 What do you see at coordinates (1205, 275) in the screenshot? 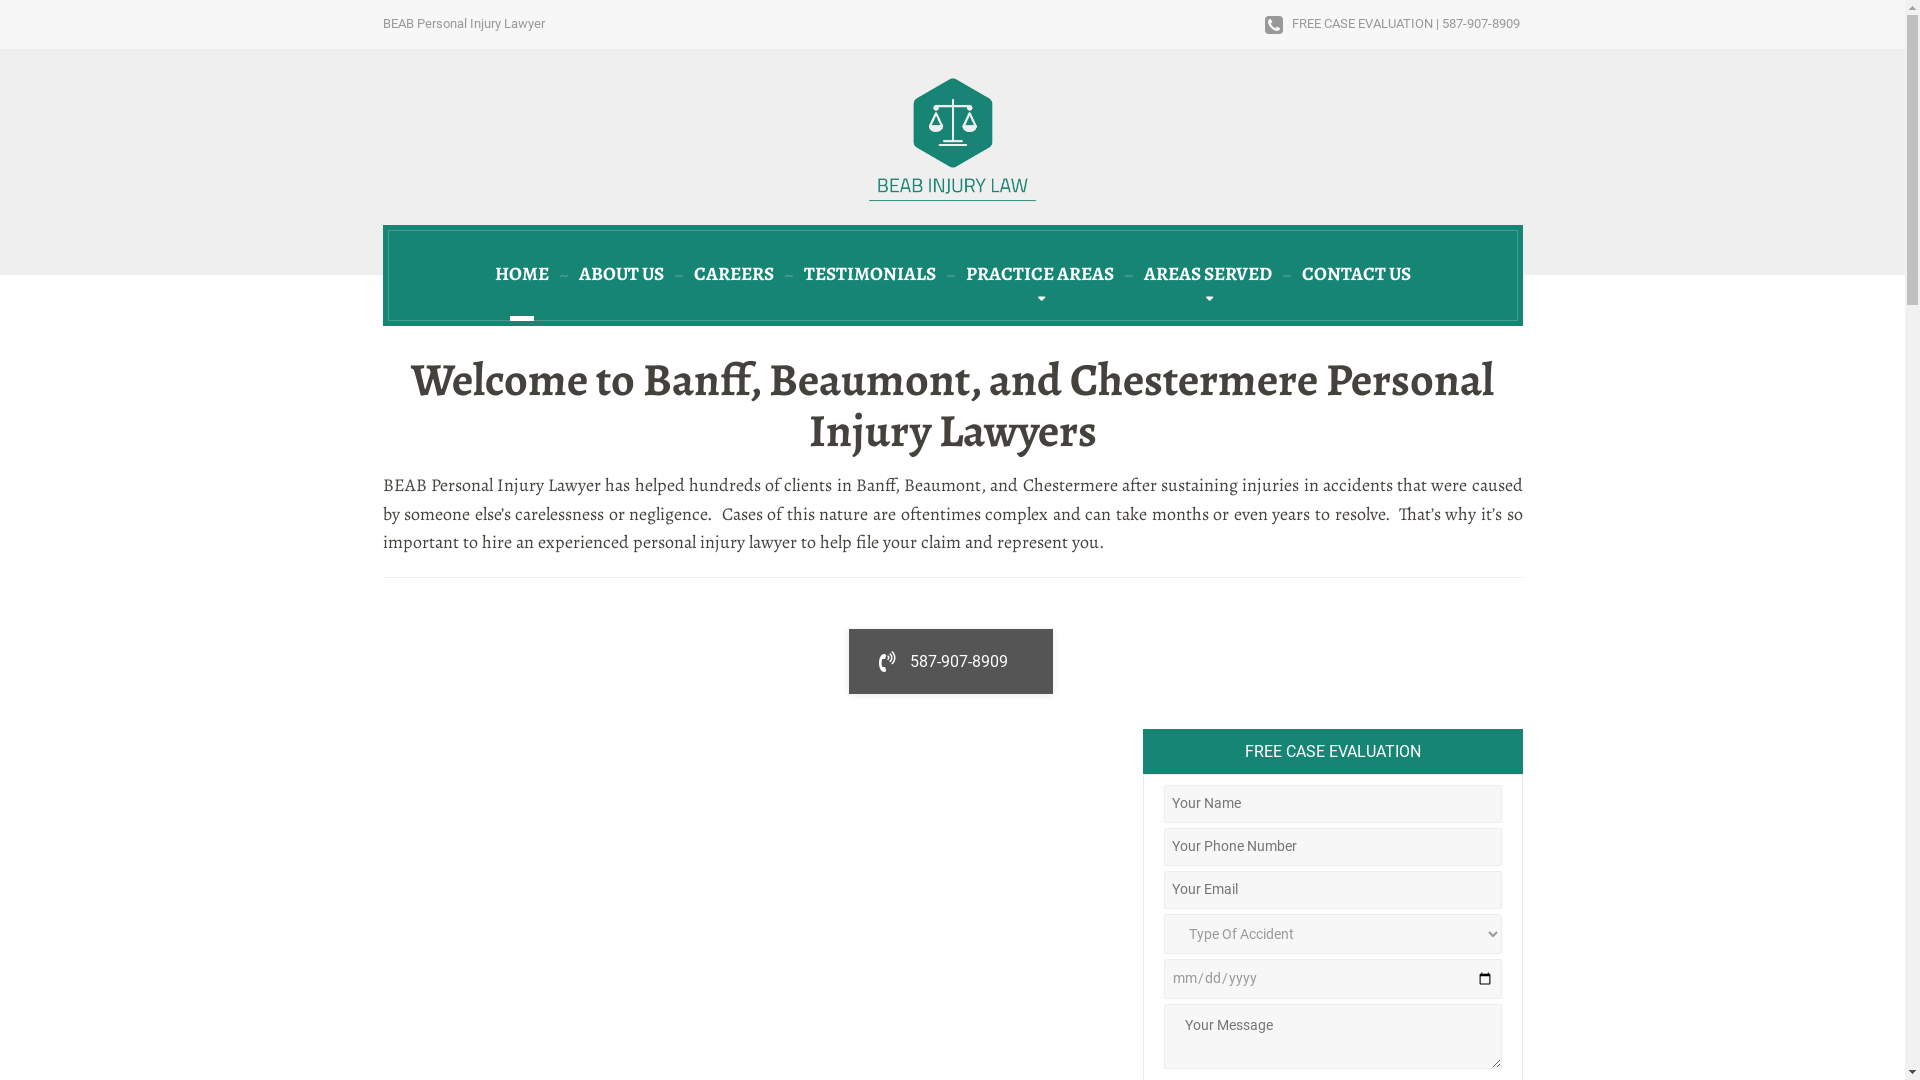
I see `'AREAS SERVED'` at bounding box center [1205, 275].